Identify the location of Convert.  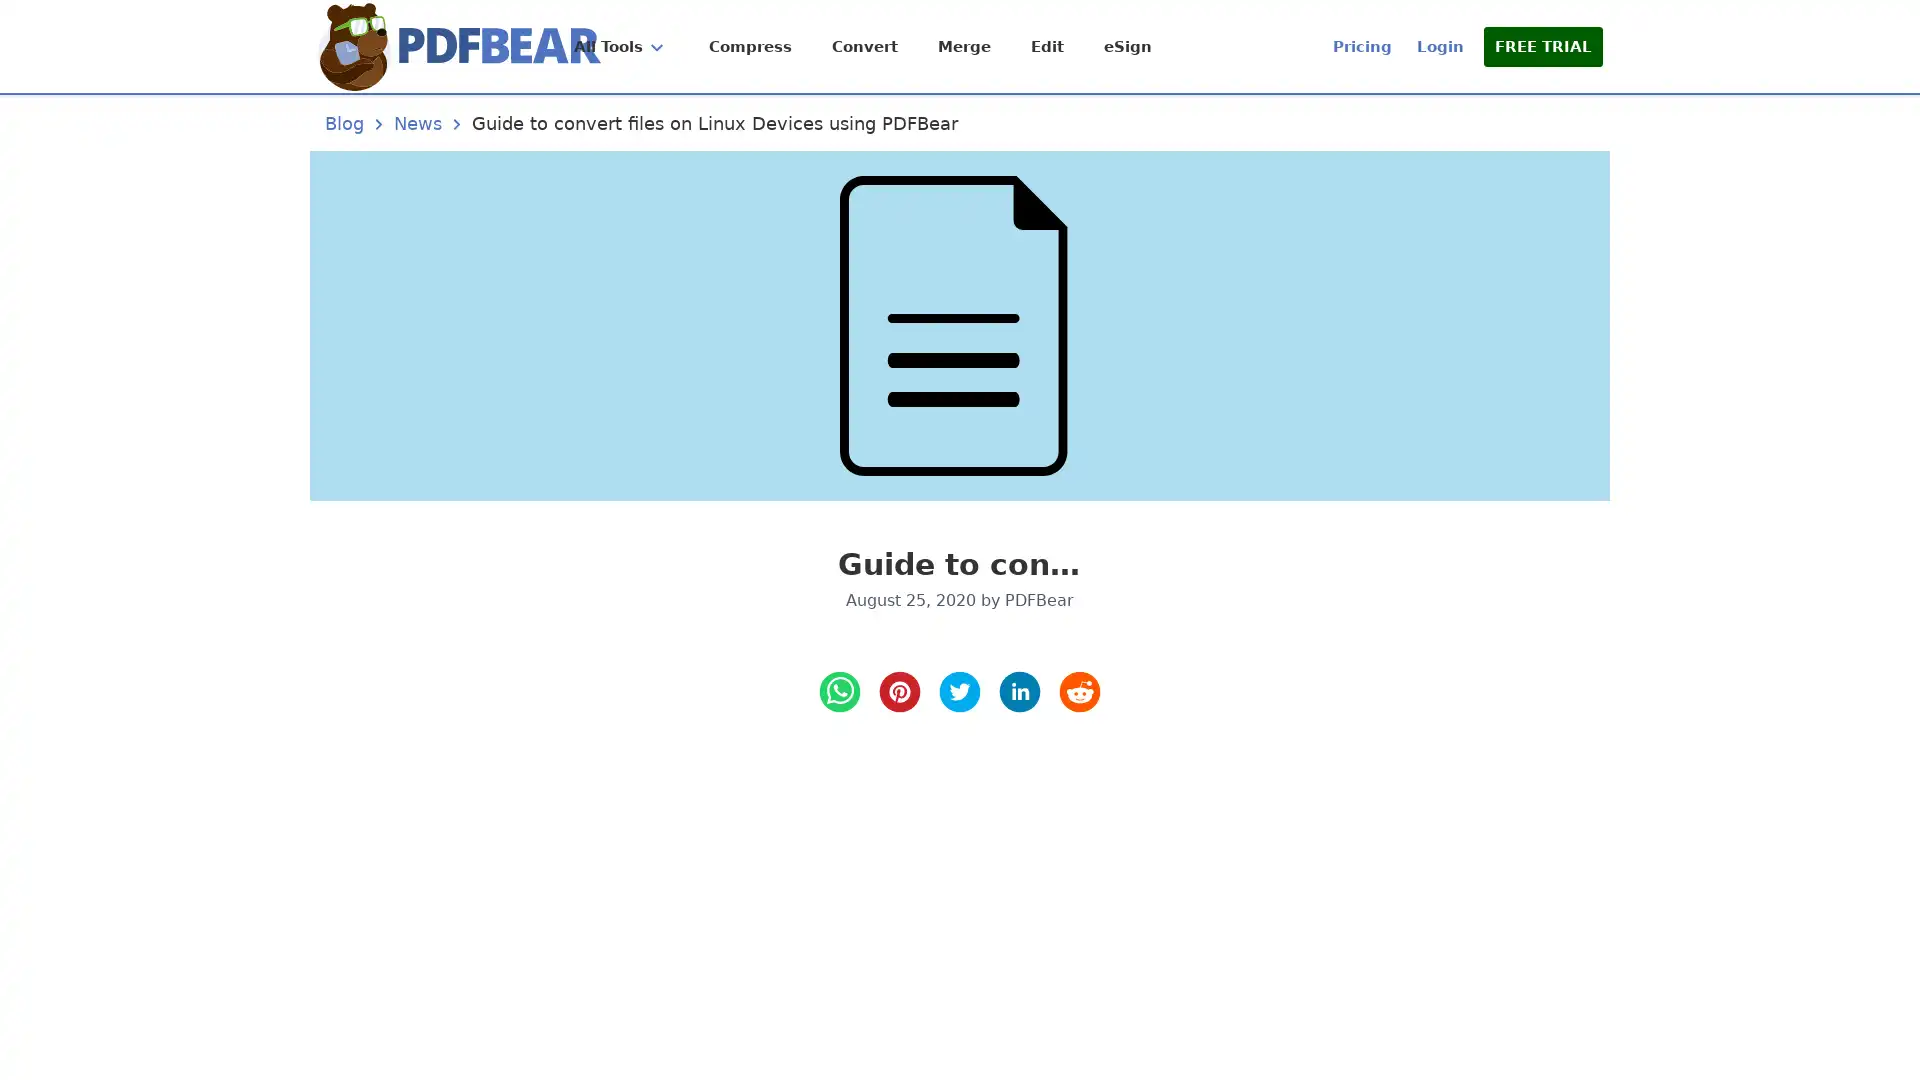
(864, 45).